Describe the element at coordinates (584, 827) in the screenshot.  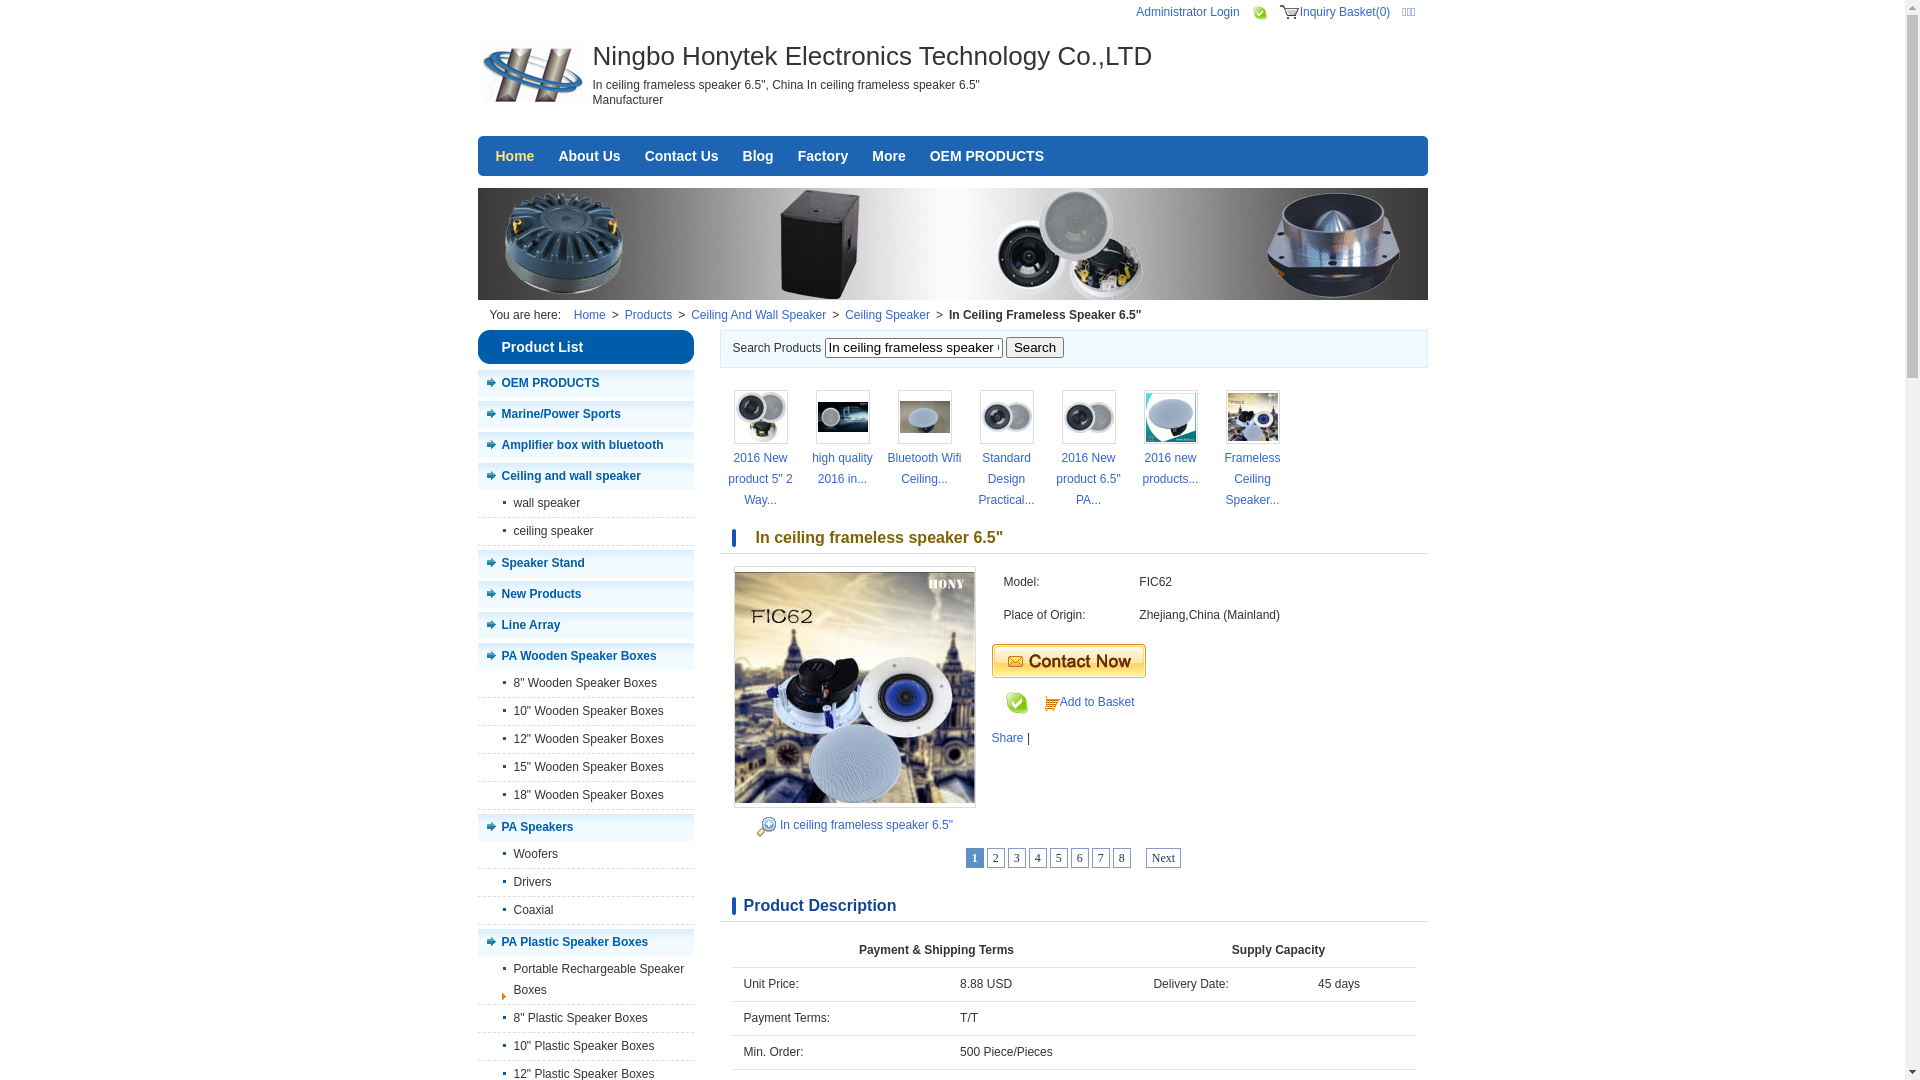
I see `'PA Speakers'` at that location.